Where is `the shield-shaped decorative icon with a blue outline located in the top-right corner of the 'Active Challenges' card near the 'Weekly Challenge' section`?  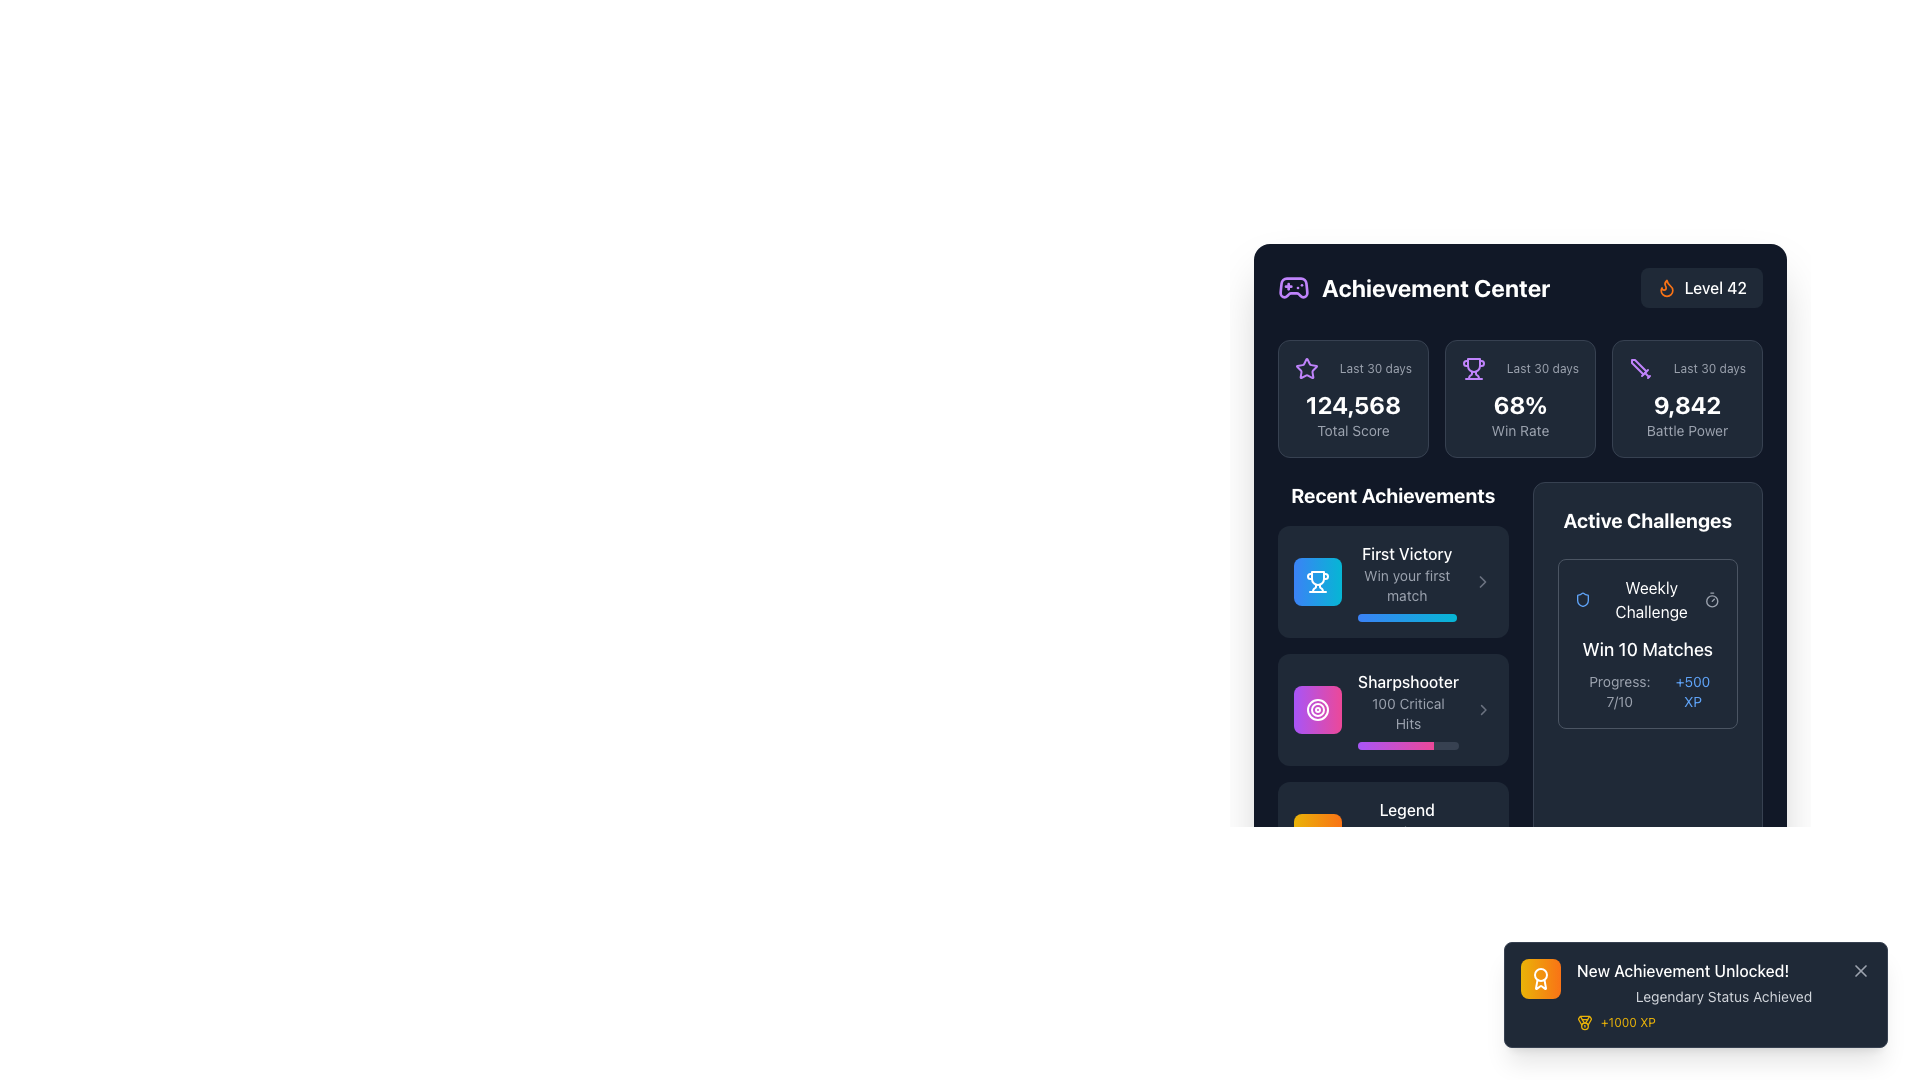 the shield-shaped decorative icon with a blue outline located in the top-right corner of the 'Active Challenges' card near the 'Weekly Challenge' section is located at coordinates (1581, 599).